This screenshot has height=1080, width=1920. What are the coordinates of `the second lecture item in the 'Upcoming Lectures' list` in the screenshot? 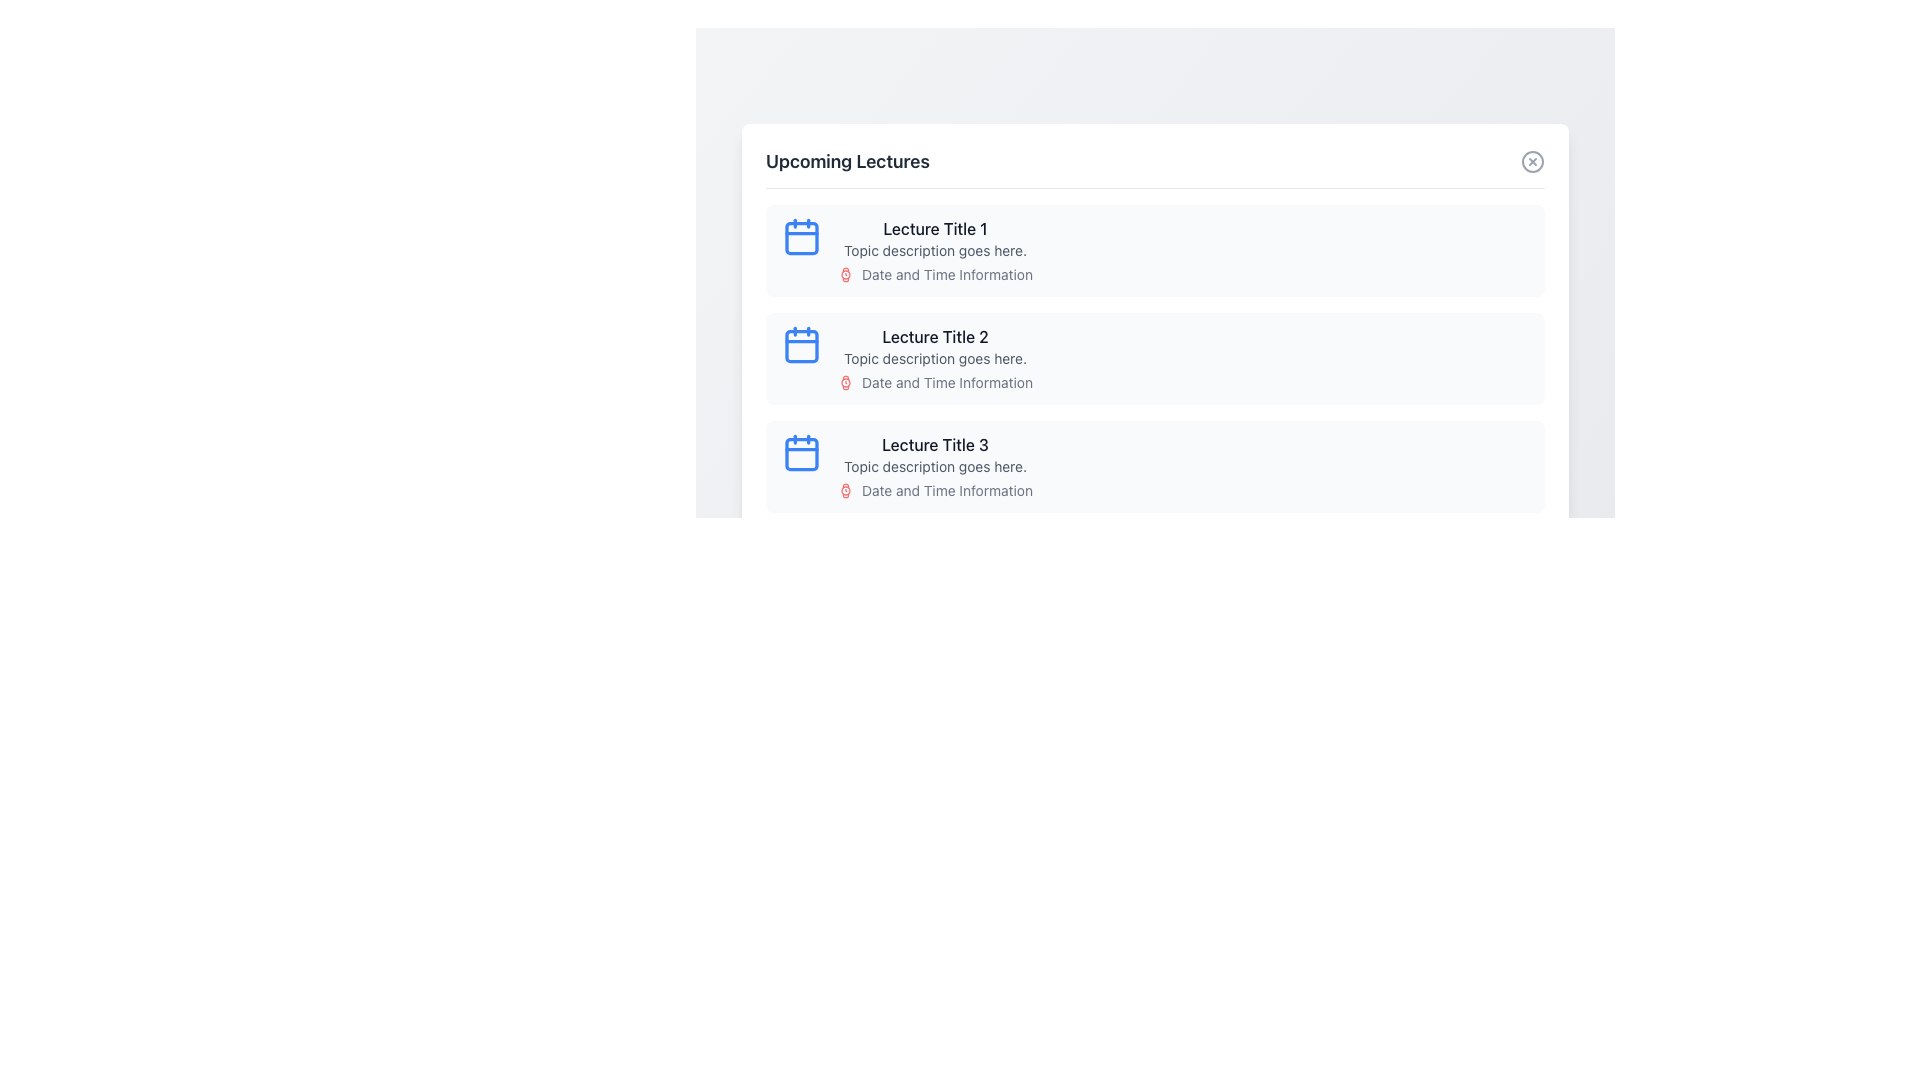 It's located at (1155, 357).